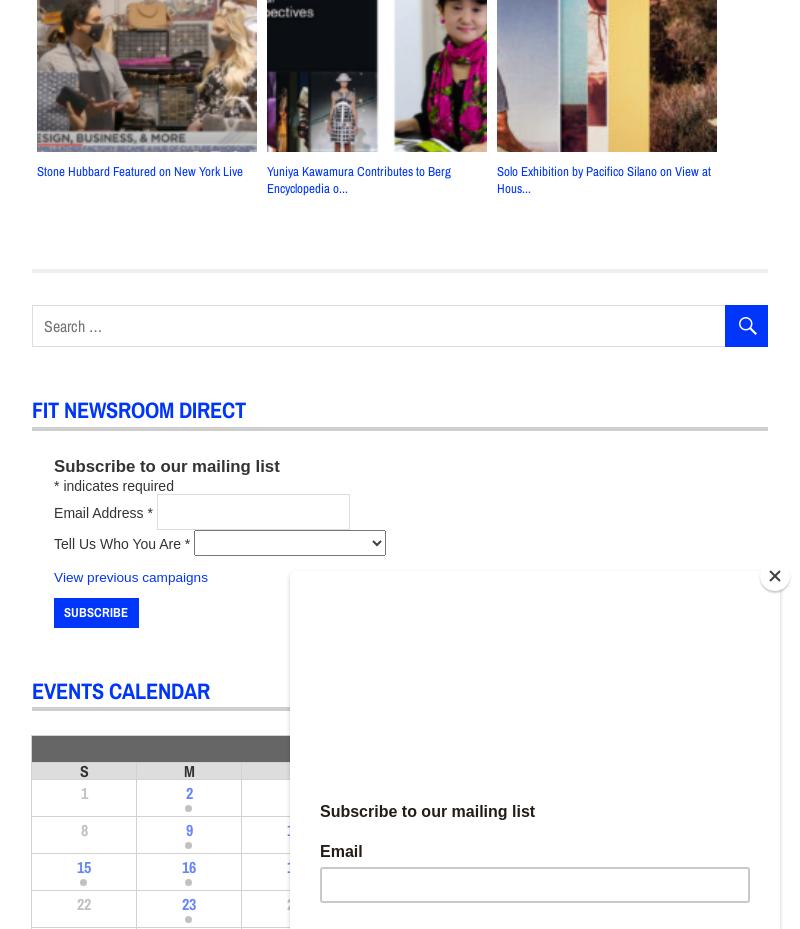 The width and height of the screenshot is (800, 929). I want to click on 'Subscribe to our mailing list', so click(166, 464).